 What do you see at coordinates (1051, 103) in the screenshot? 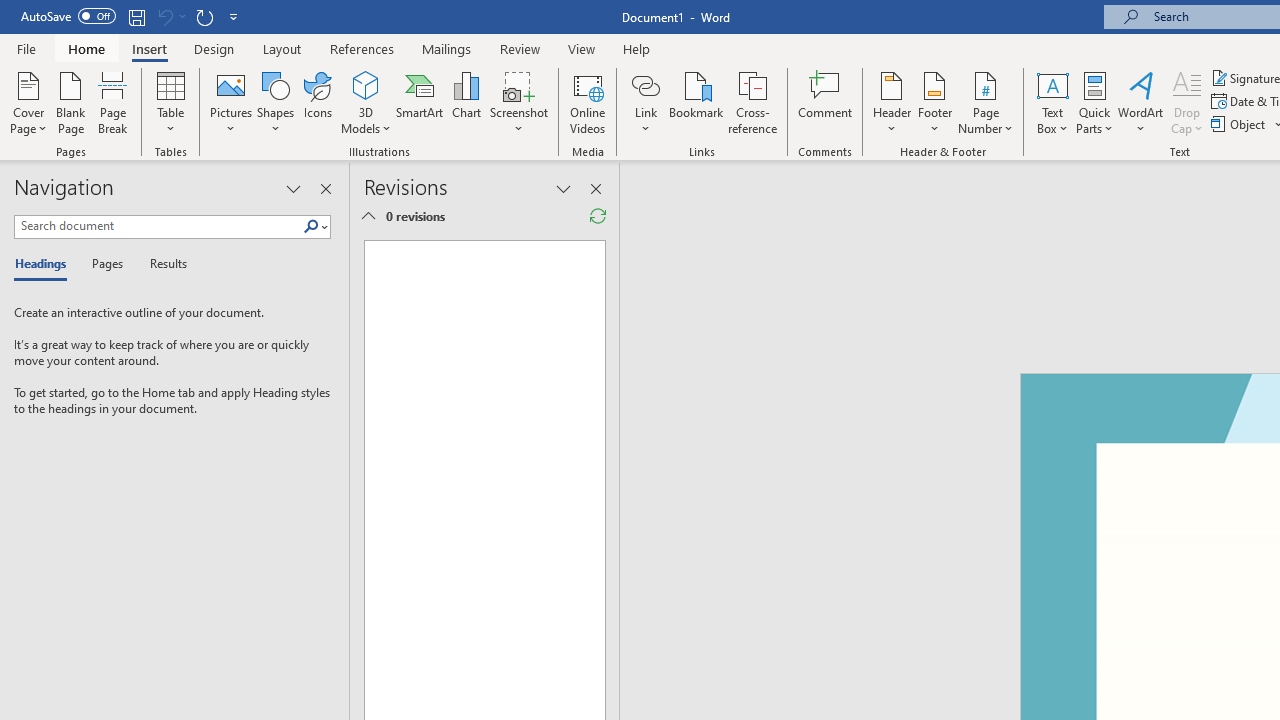
I see `'Text Box'` at bounding box center [1051, 103].